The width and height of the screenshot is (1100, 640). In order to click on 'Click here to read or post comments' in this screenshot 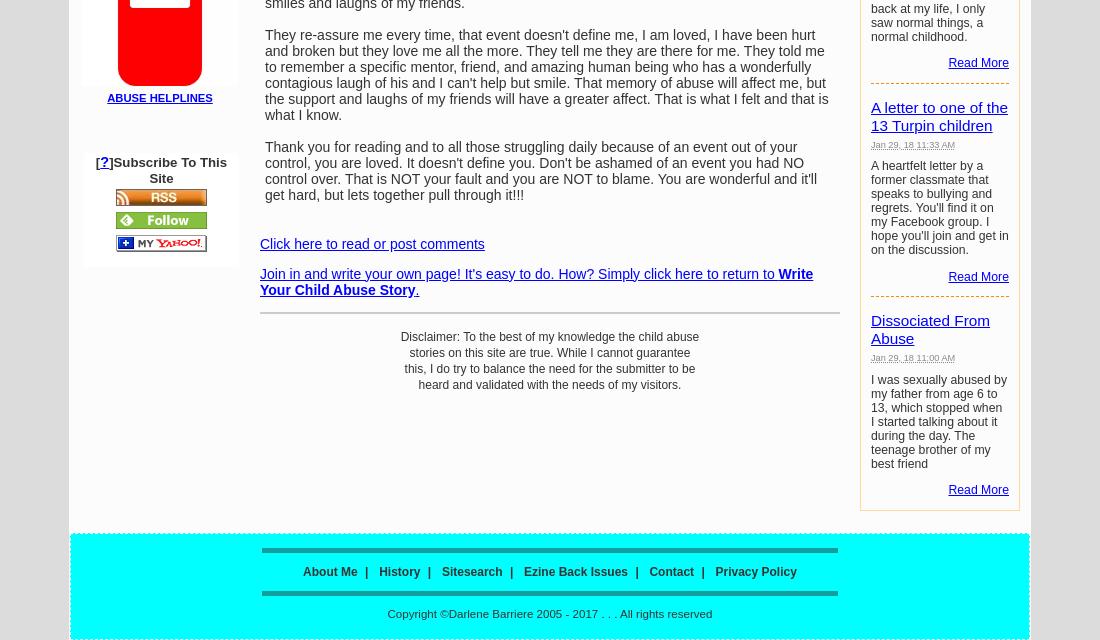, I will do `click(372, 242)`.